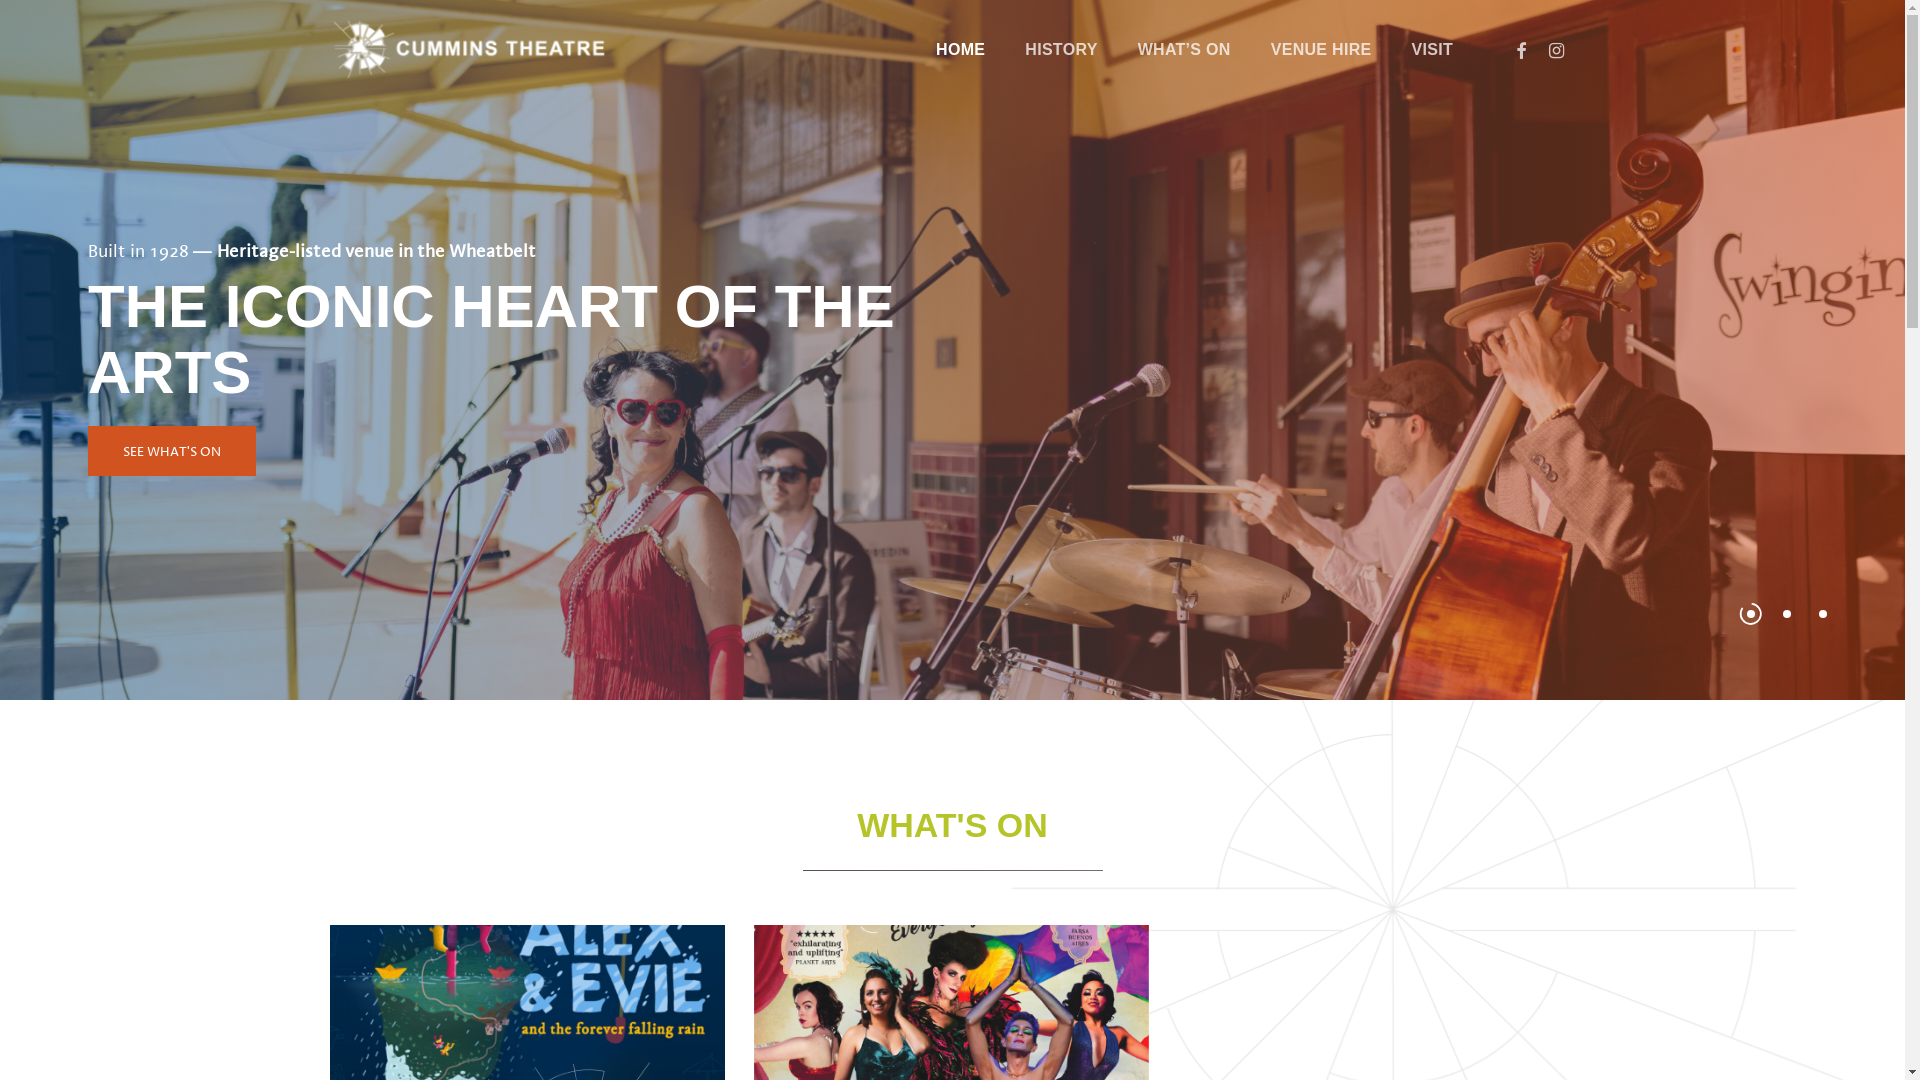 Image resolution: width=1920 pixels, height=1080 pixels. I want to click on 'HOME', so click(960, 49).